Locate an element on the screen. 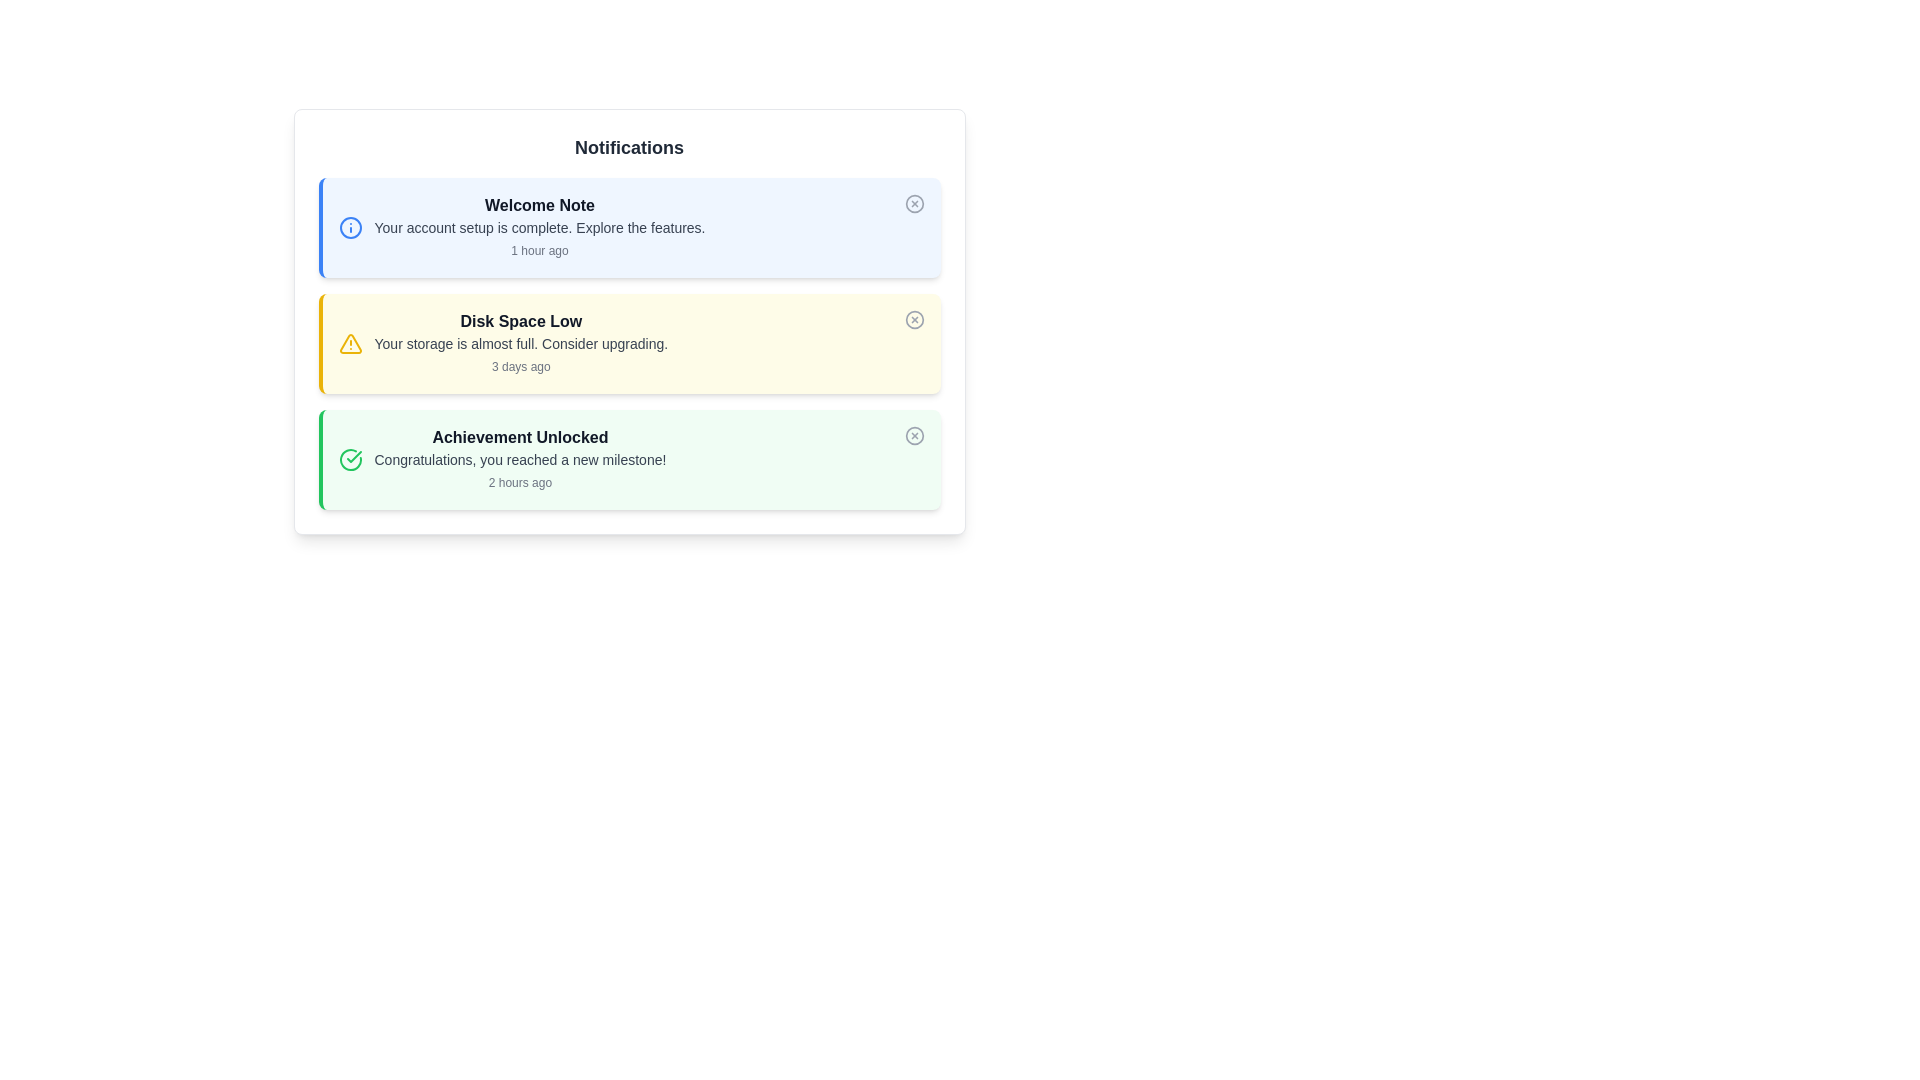  the supplementary message text element located below the 'Welcome Note' title and above the '1 hour ago' timestamp is located at coordinates (540, 226).